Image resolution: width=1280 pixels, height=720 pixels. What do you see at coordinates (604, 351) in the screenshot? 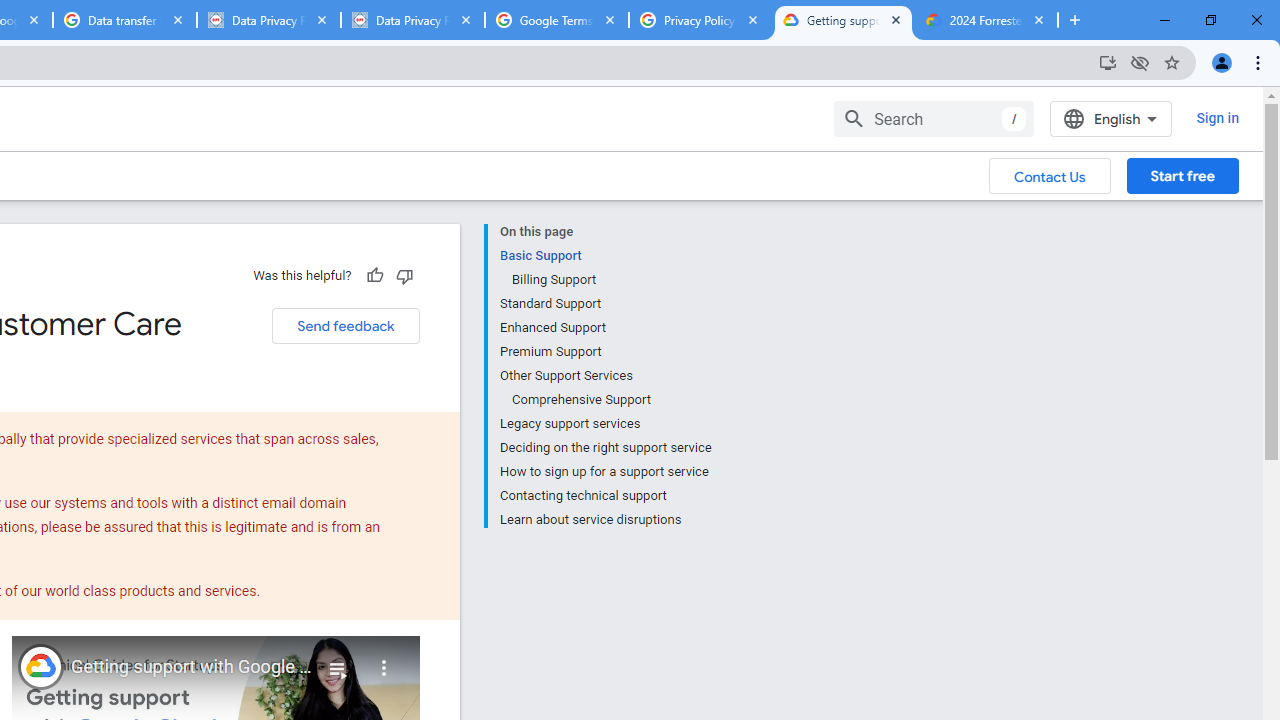
I see `'Premium Support'` at bounding box center [604, 351].